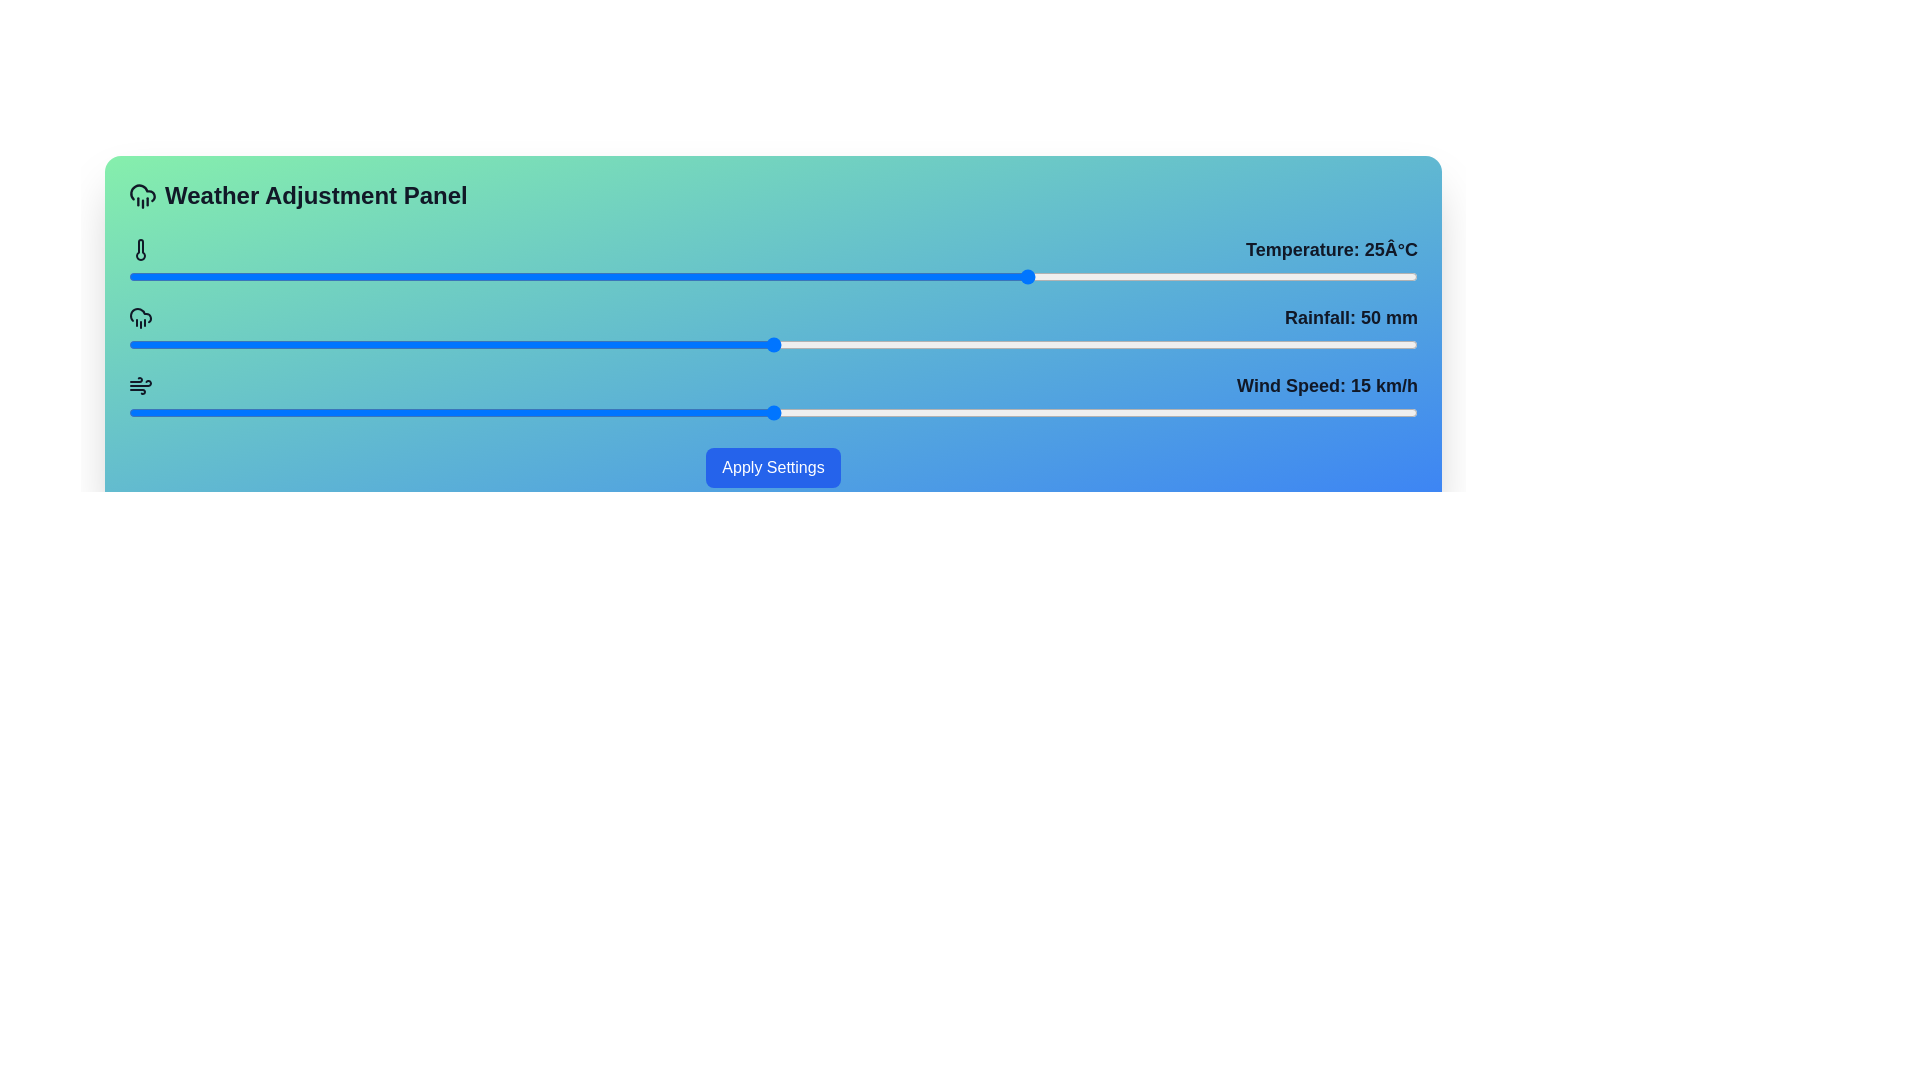  What do you see at coordinates (128, 411) in the screenshot?
I see `the wind speed` at bounding box center [128, 411].